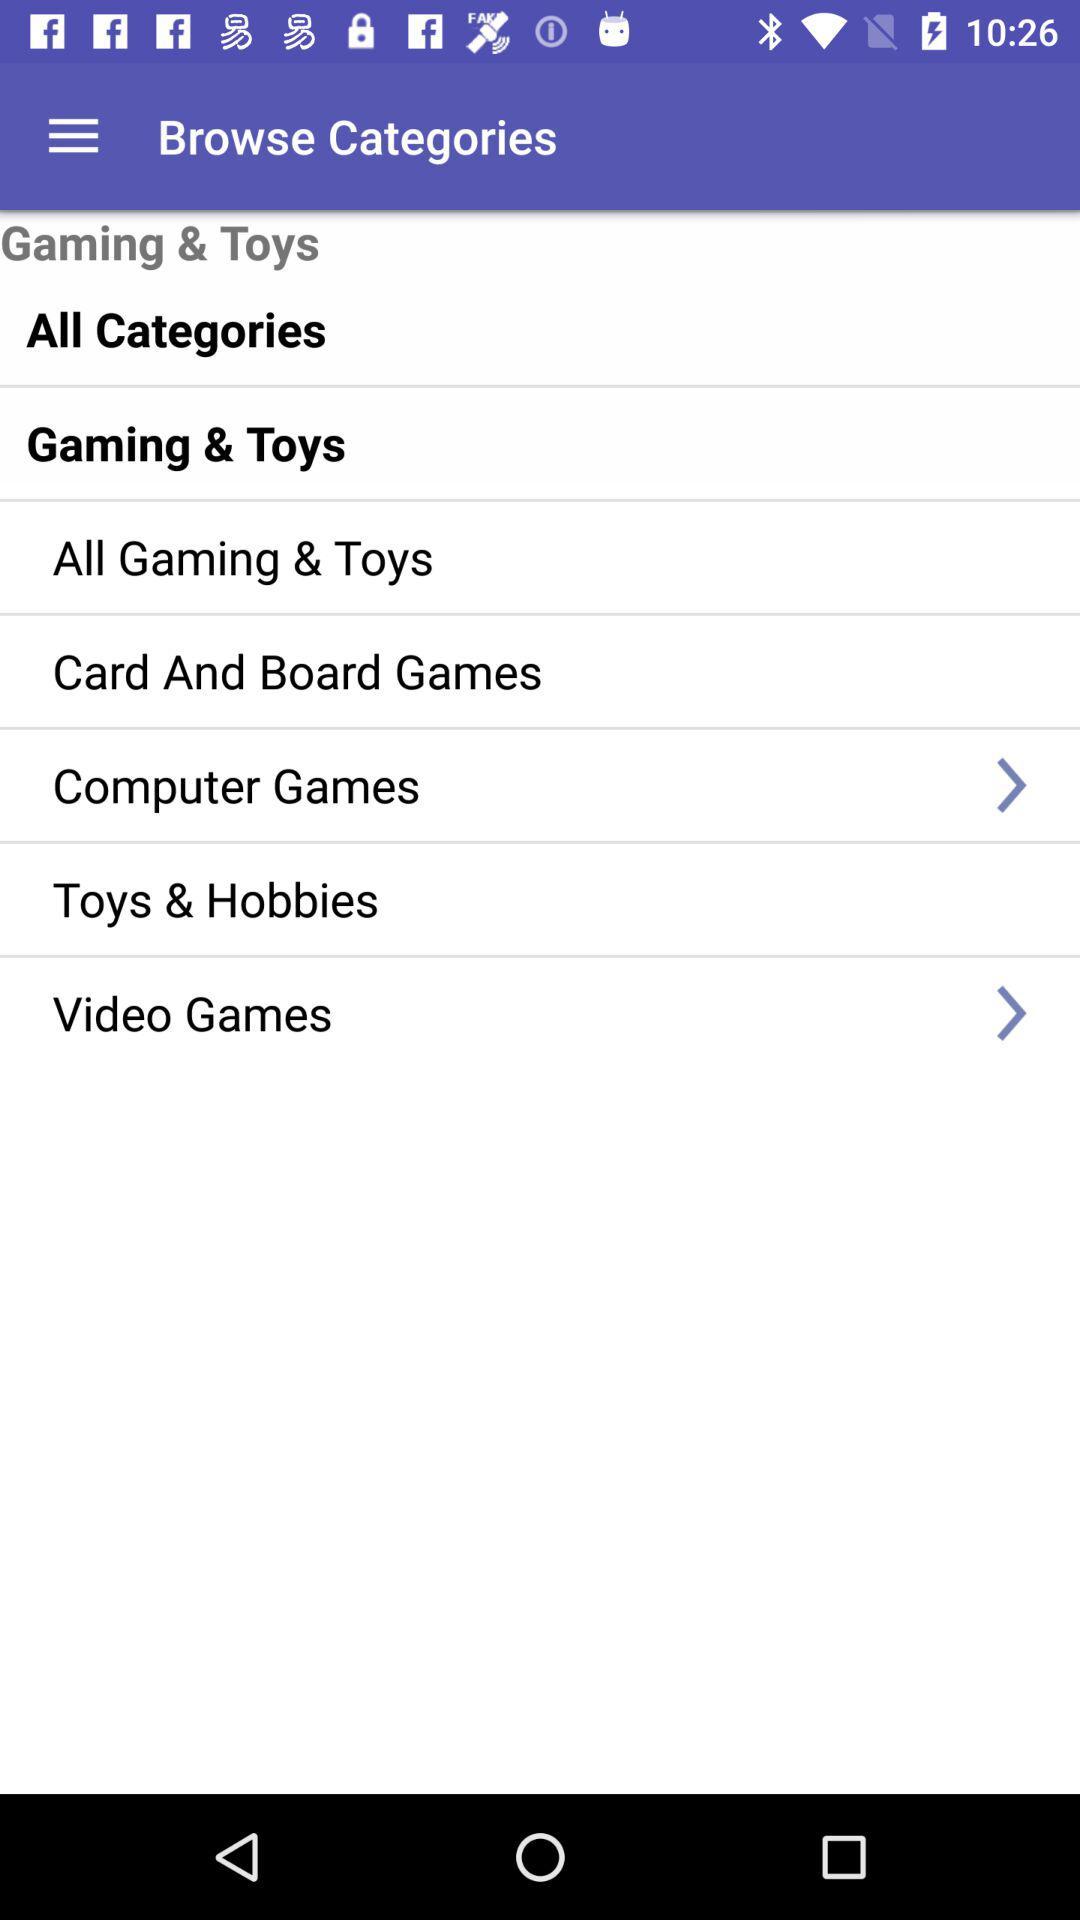 Image resolution: width=1080 pixels, height=1920 pixels. I want to click on open options menu, so click(72, 135).